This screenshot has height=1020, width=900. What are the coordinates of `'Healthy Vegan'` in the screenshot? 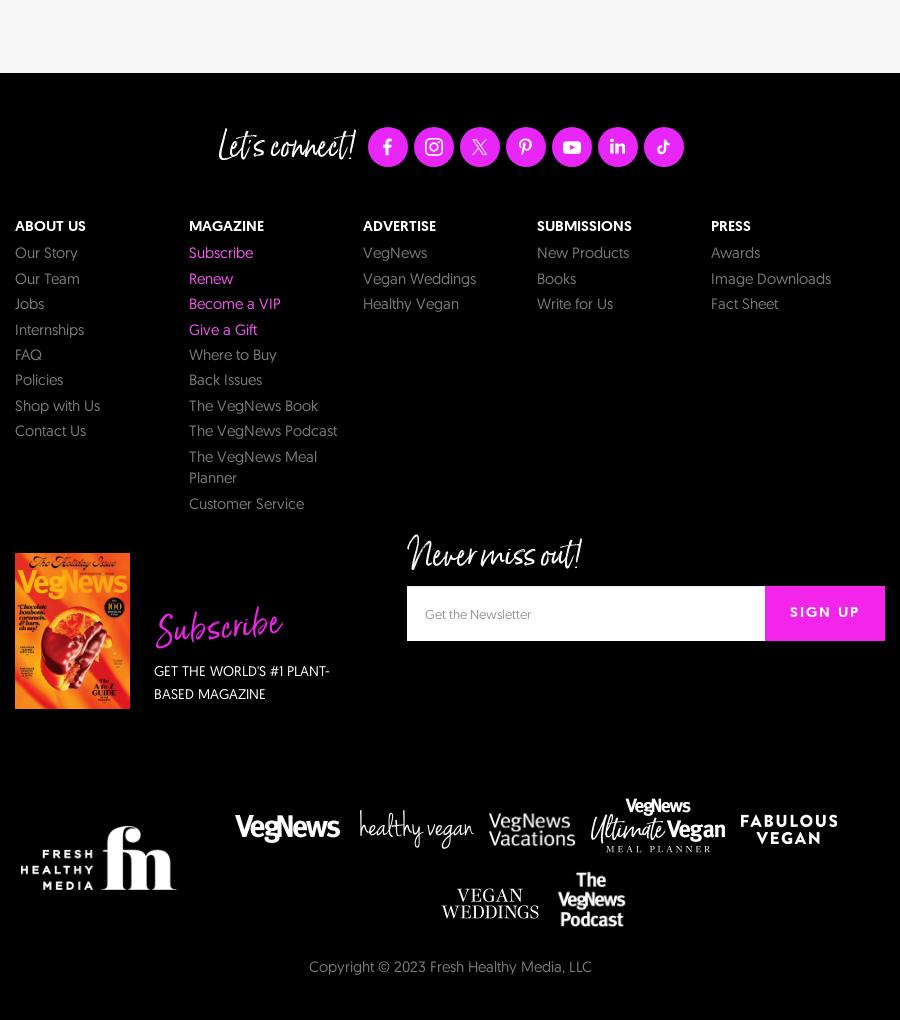 It's located at (411, 303).